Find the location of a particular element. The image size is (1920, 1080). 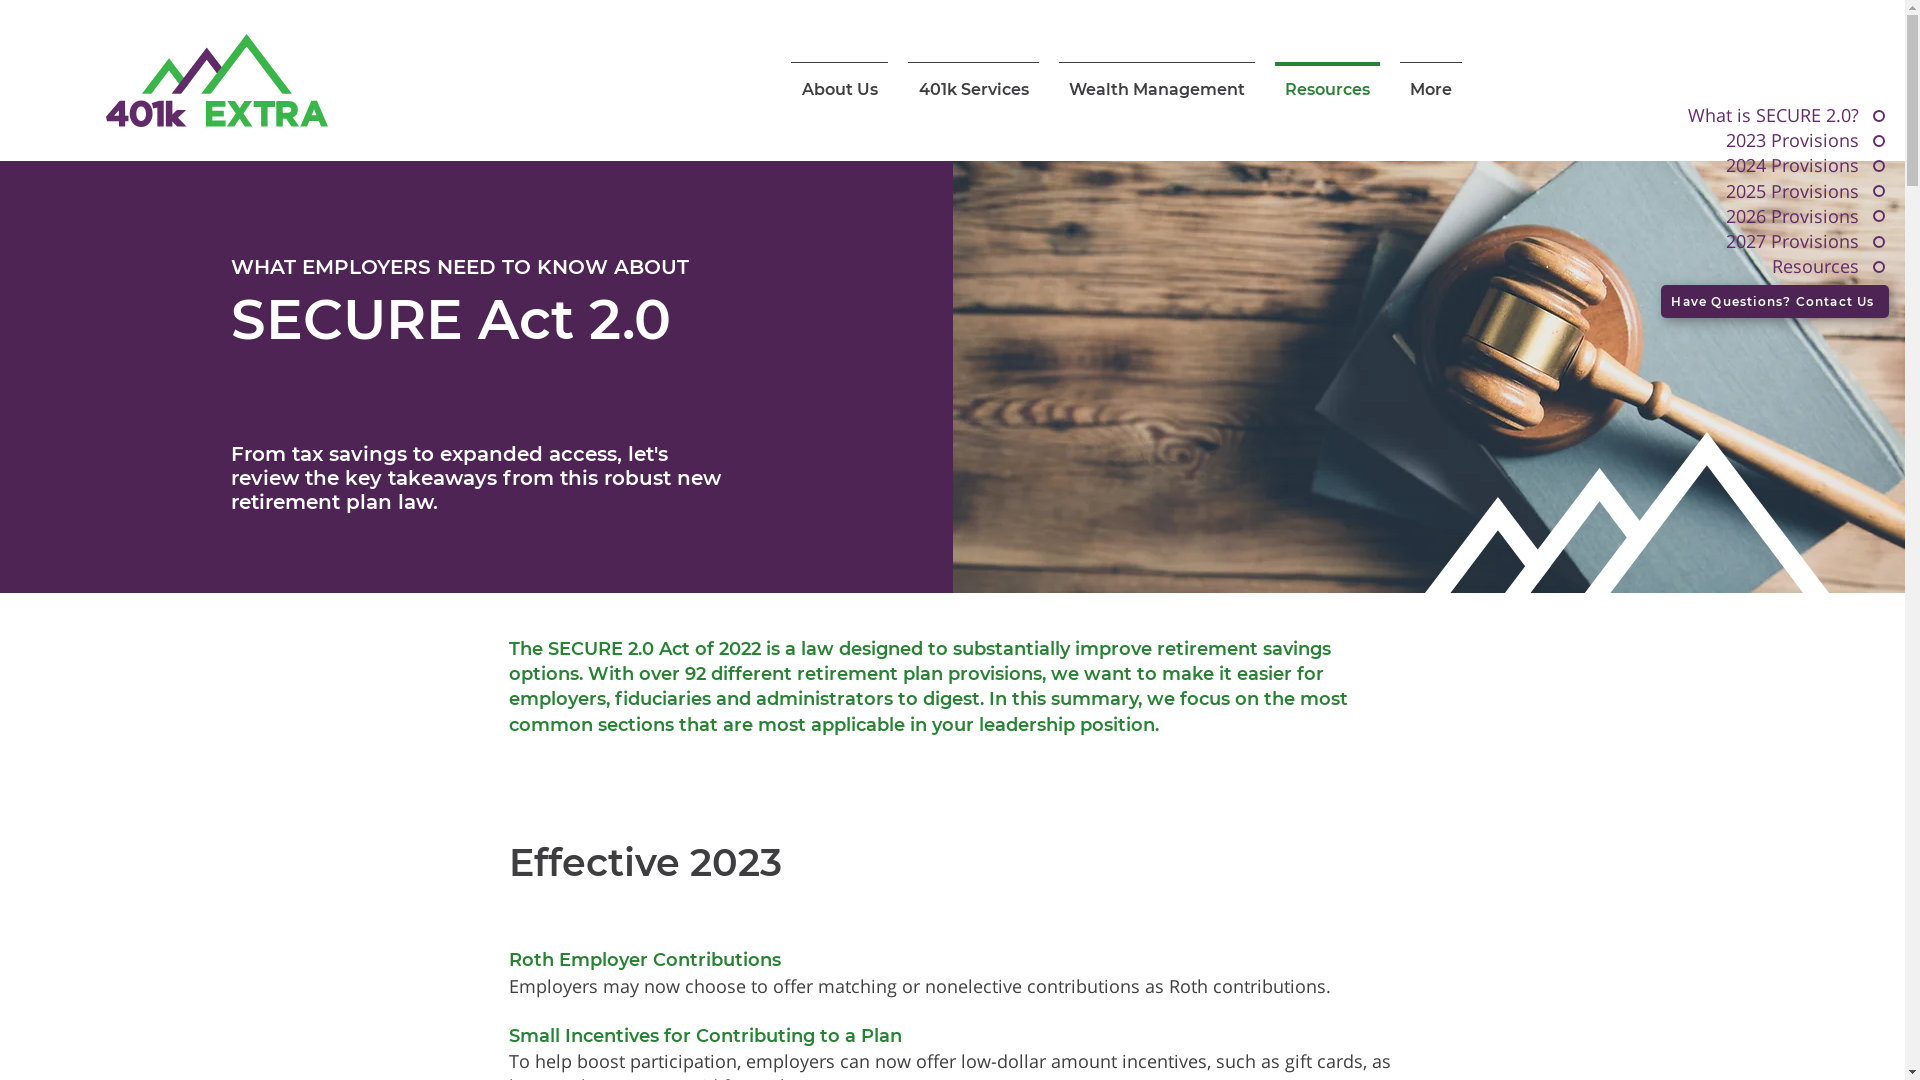

'401k Services' is located at coordinates (973, 79).